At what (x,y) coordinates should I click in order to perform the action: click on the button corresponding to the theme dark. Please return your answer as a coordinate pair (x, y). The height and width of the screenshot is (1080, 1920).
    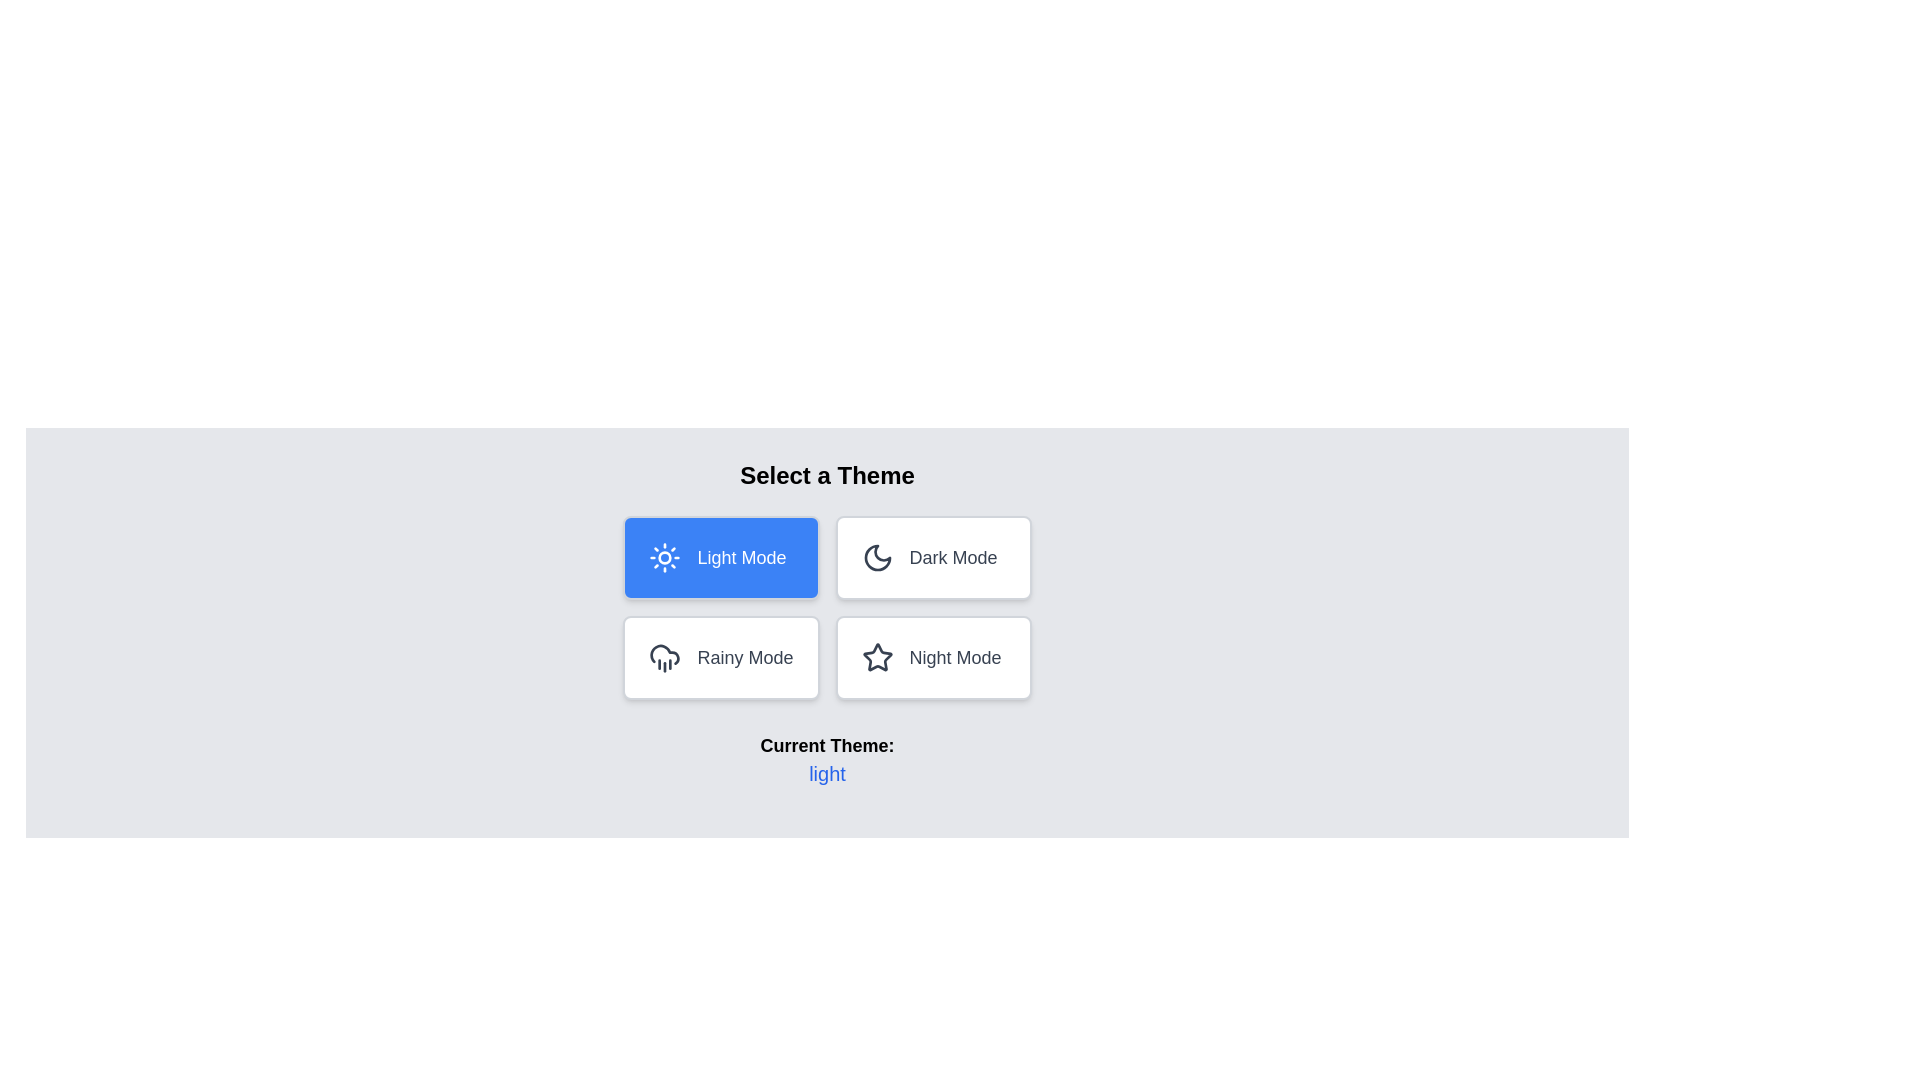
    Looking at the image, I should click on (931, 558).